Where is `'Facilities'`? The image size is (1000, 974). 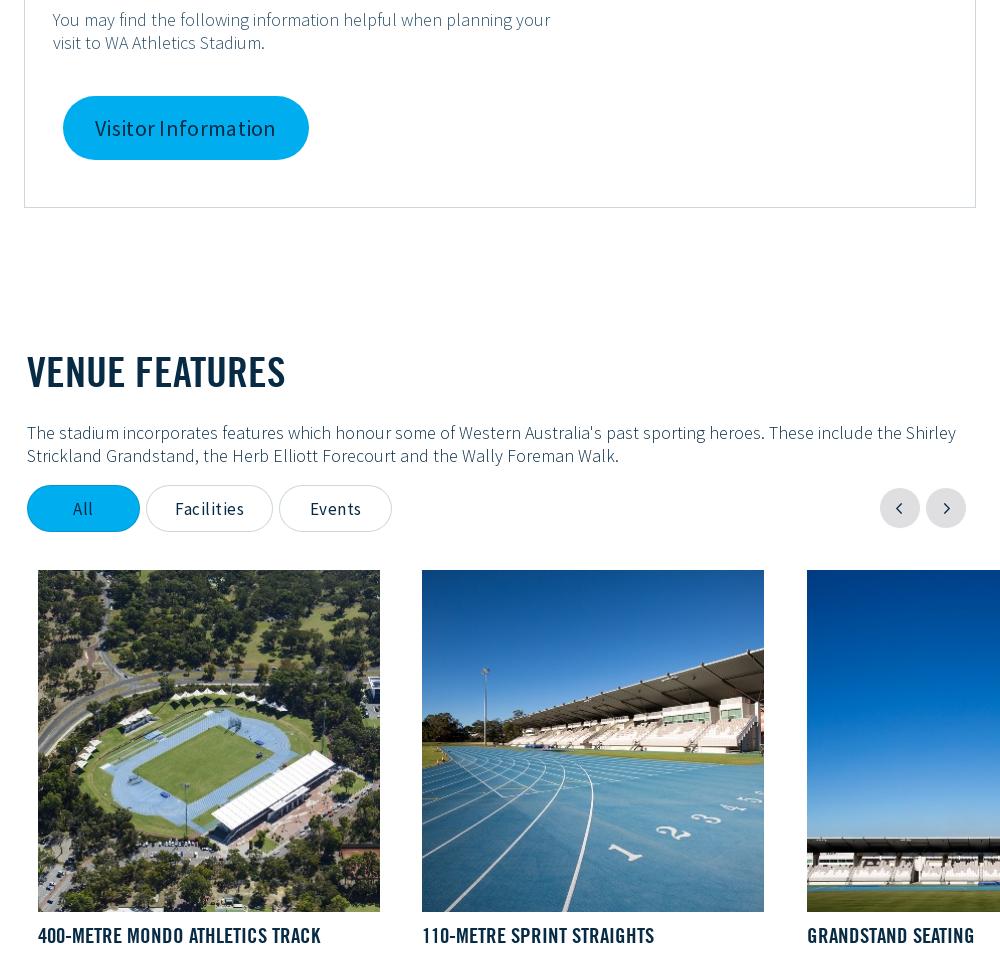 'Facilities' is located at coordinates (208, 509).